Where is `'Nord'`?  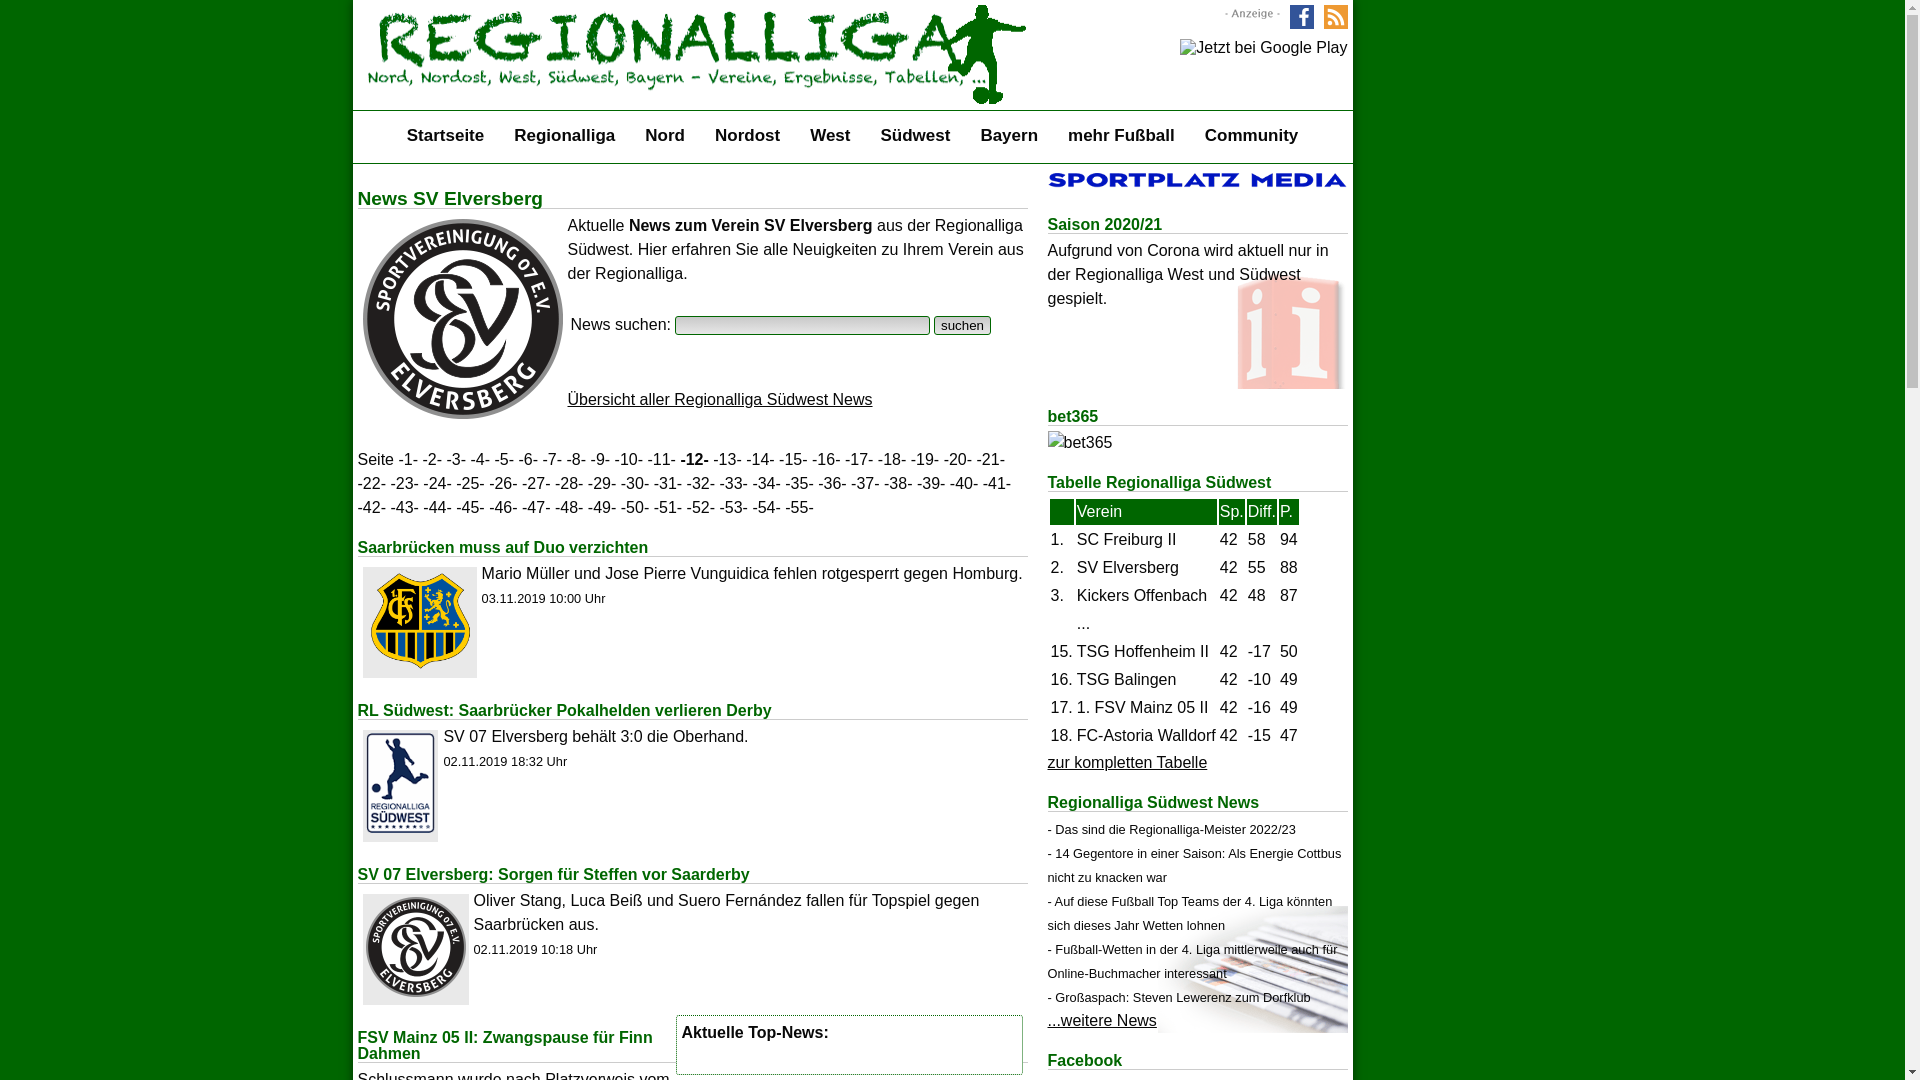
'Nord' is located at coordinates (665, 135).